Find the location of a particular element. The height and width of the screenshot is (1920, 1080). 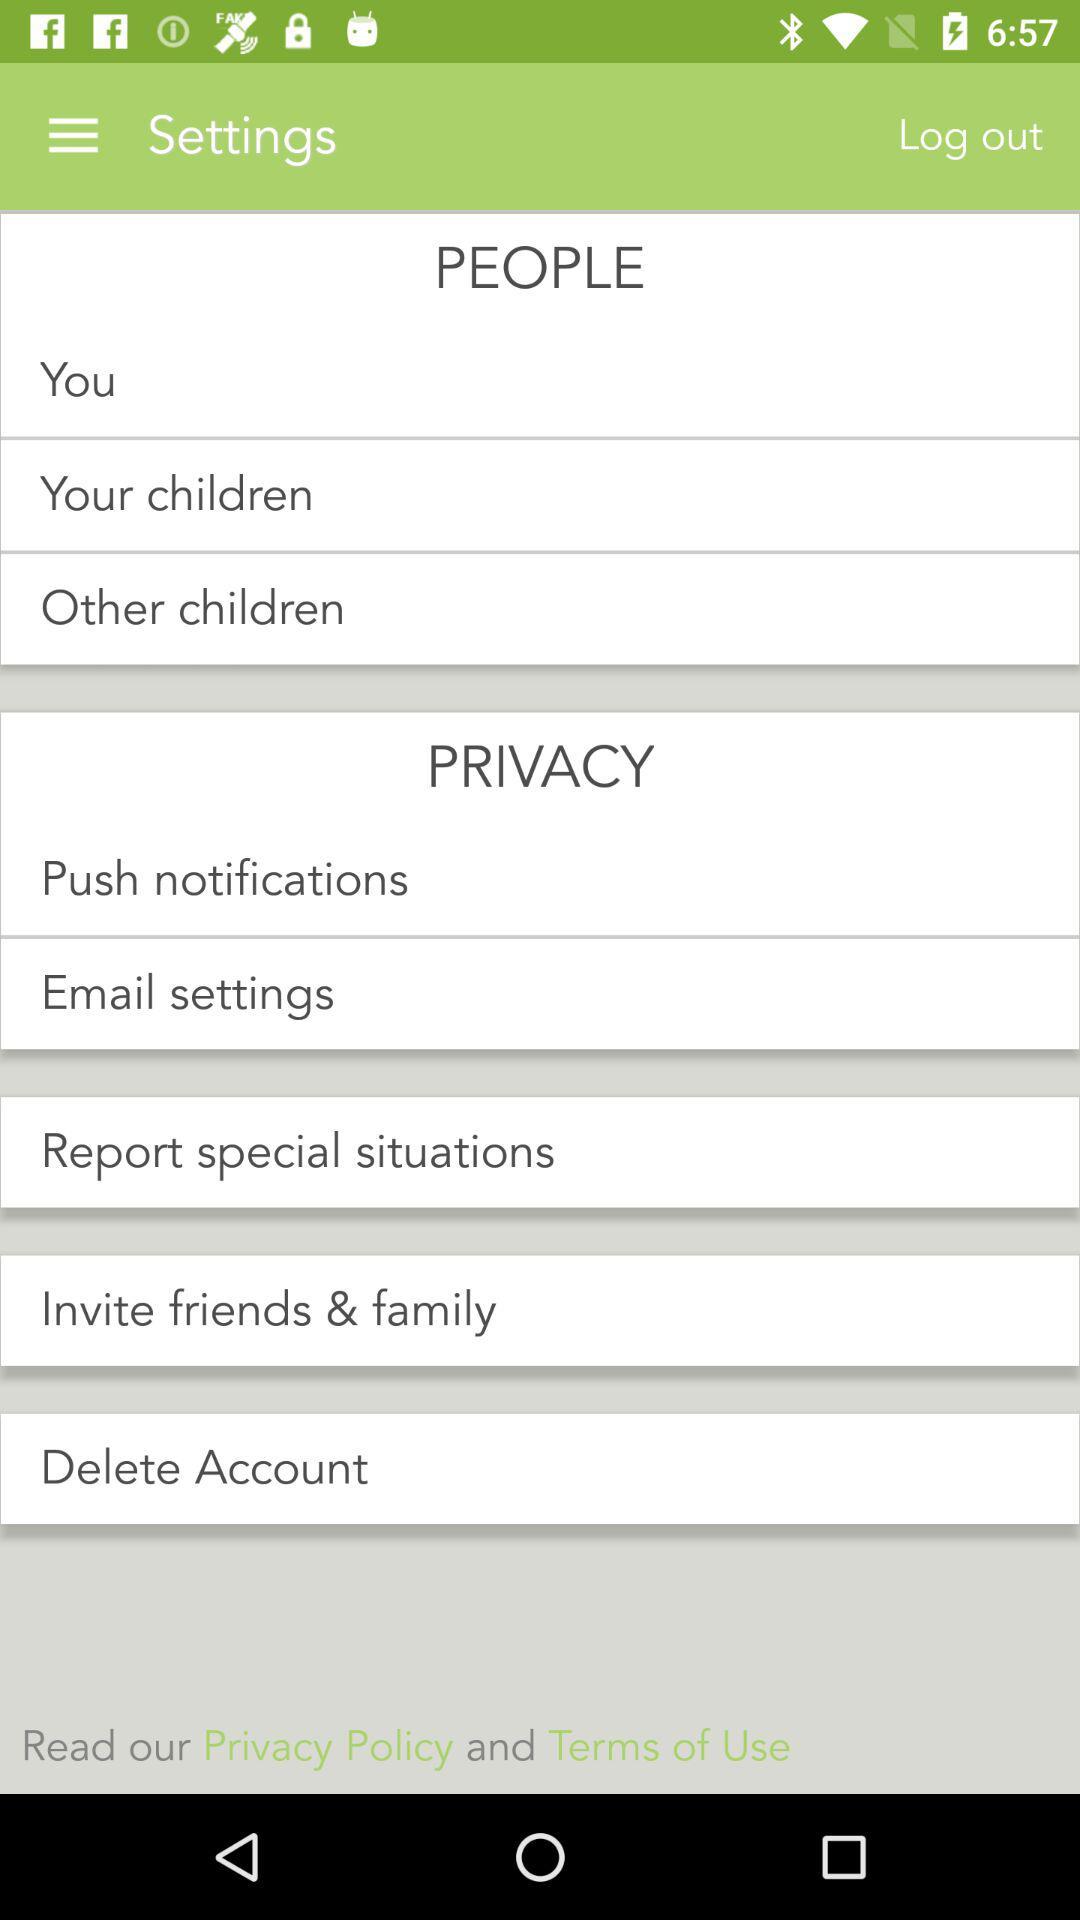

the log out item is located at coordinates (969, 135).